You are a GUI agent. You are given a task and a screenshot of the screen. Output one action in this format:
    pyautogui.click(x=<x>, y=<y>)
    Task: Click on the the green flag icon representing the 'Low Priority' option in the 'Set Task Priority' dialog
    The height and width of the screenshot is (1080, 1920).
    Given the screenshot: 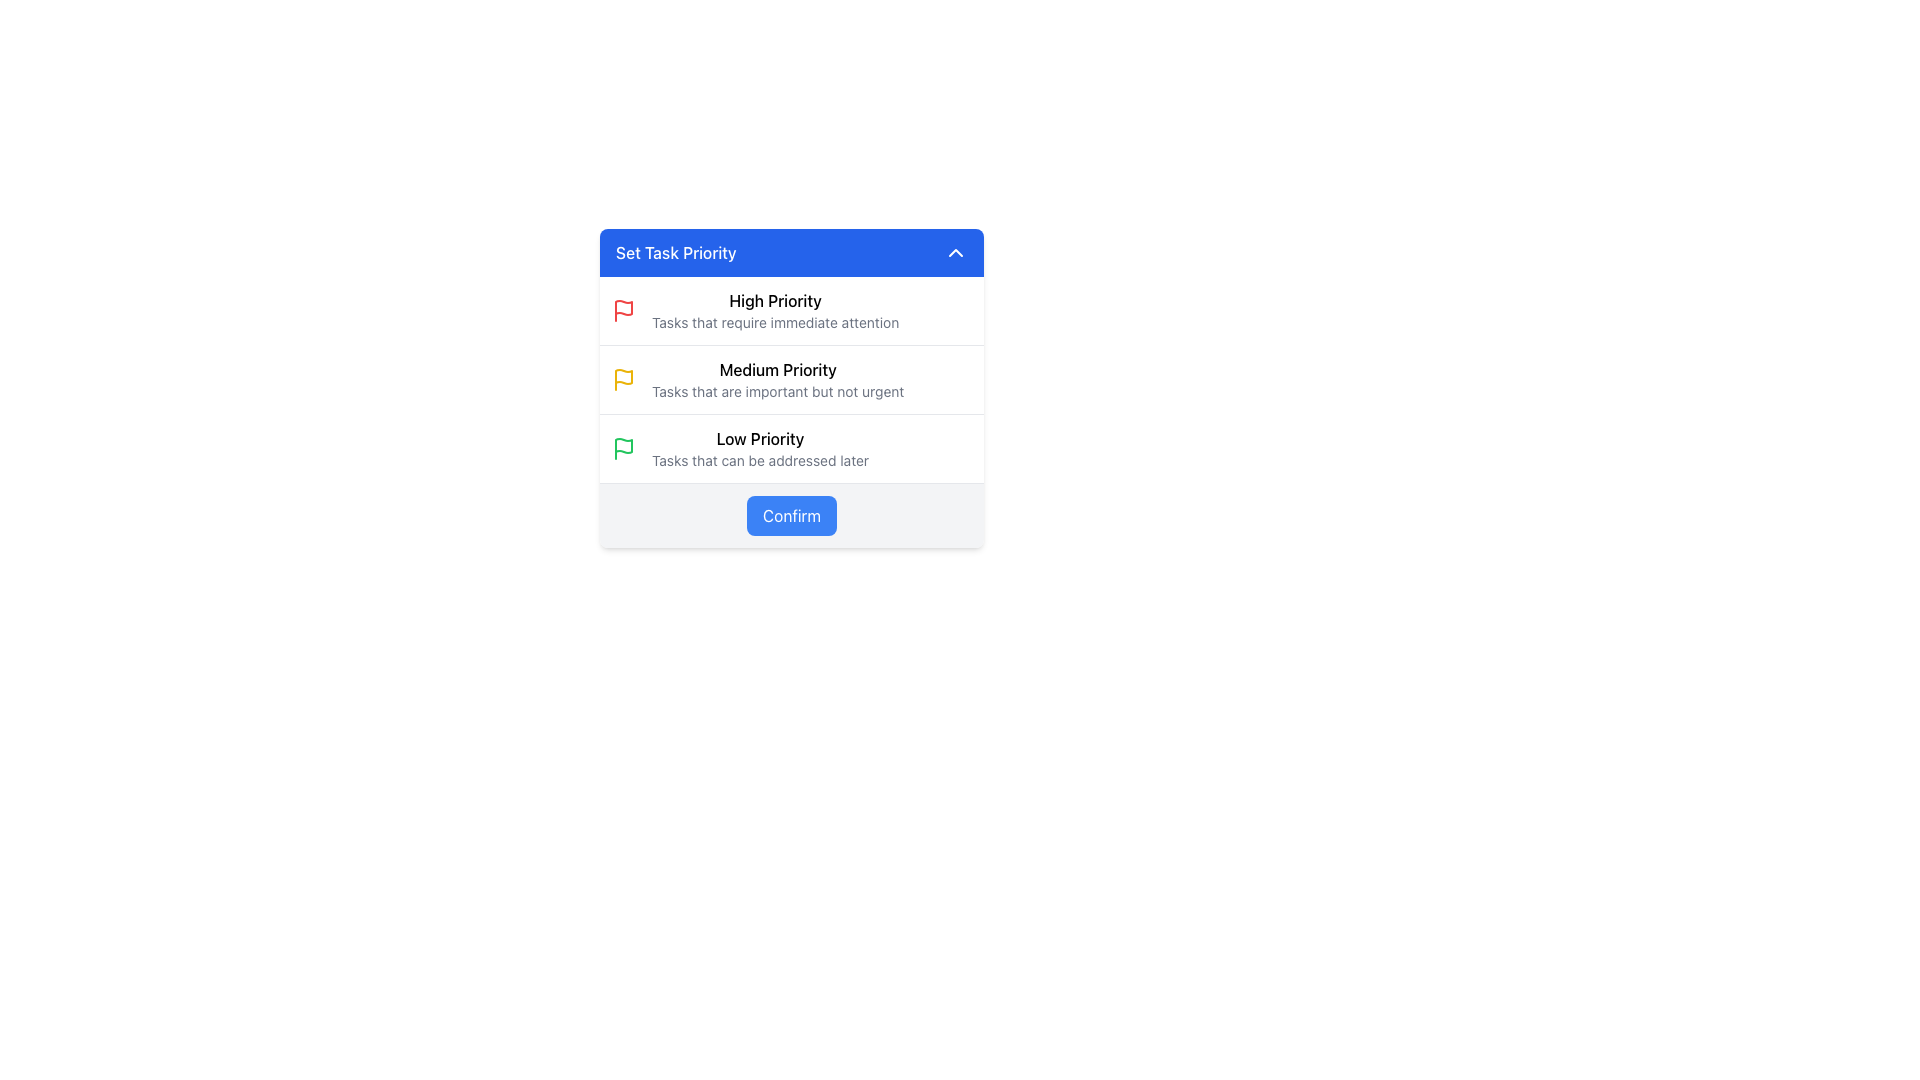 What is the action you would take?
    pyautogui.click(x=623, y=445)
    